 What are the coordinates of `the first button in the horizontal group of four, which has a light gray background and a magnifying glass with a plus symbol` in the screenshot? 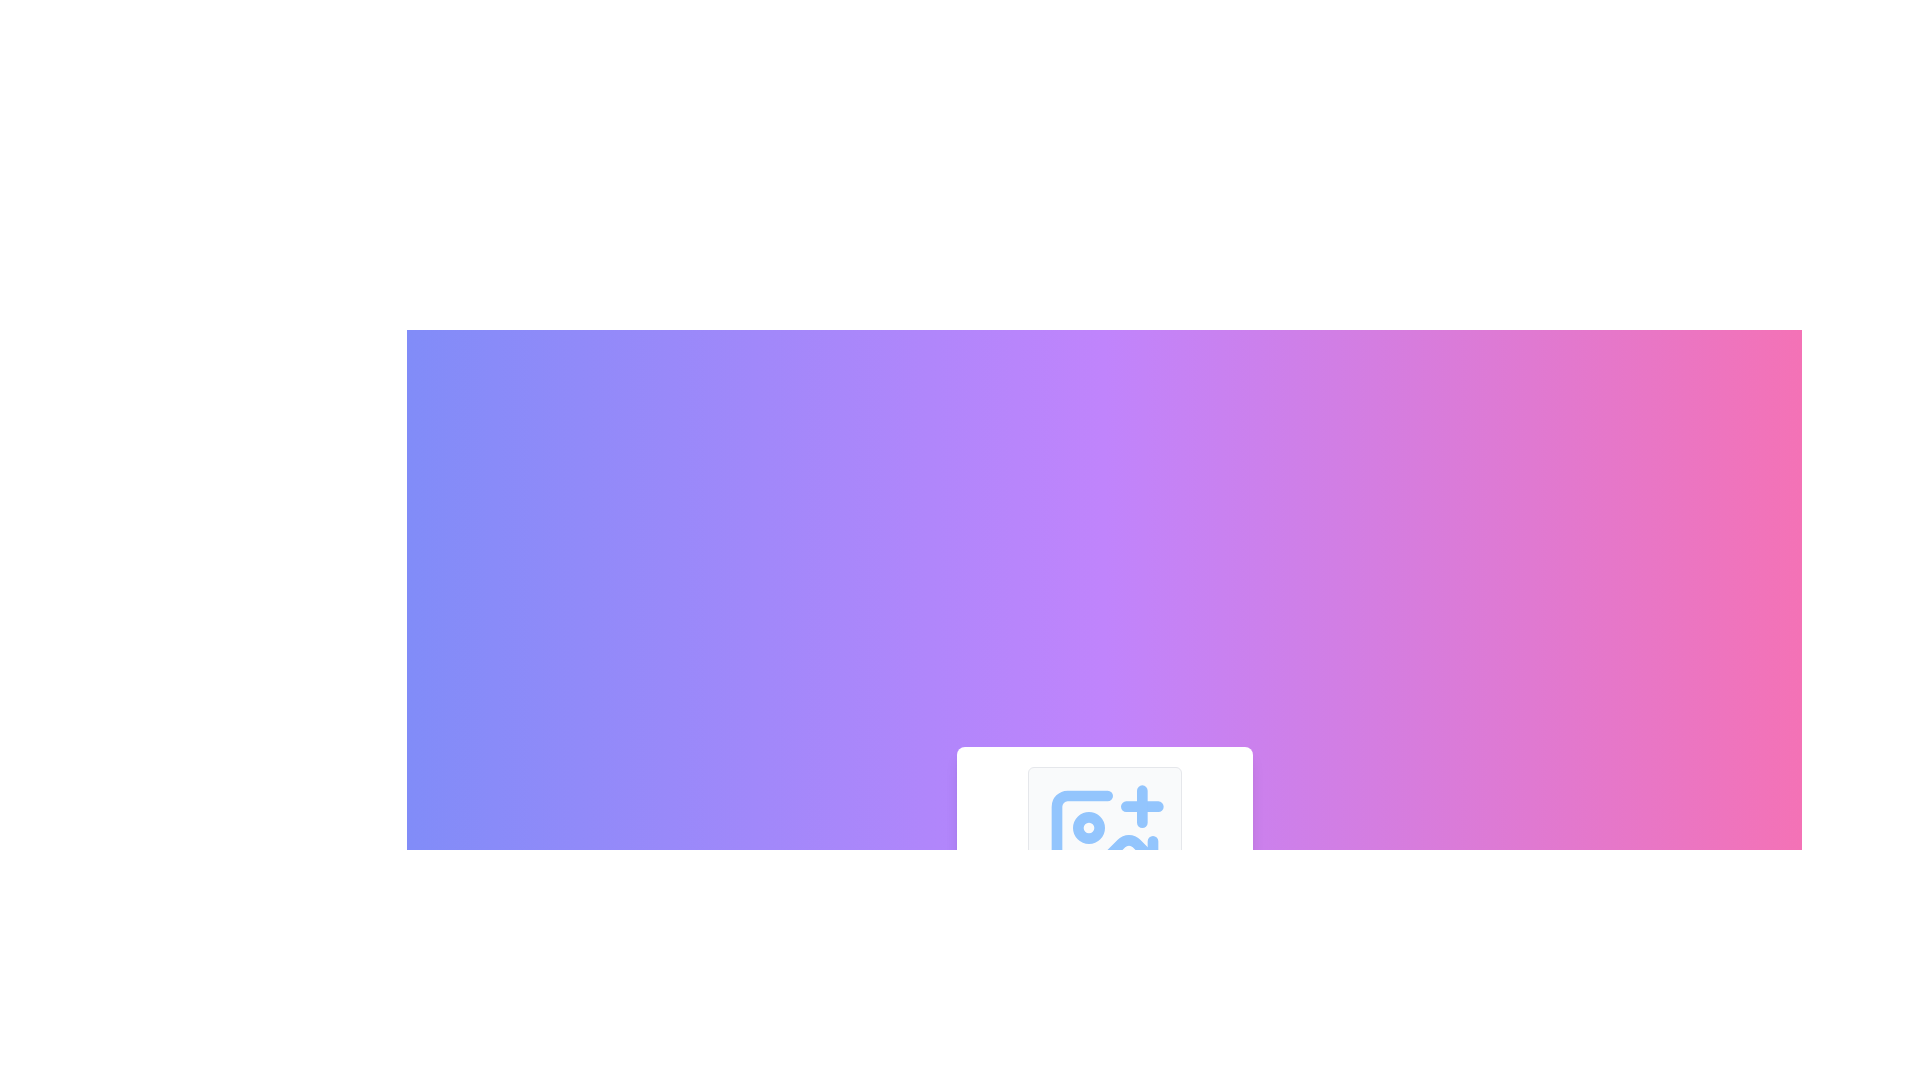 It's located at (1002, 954).